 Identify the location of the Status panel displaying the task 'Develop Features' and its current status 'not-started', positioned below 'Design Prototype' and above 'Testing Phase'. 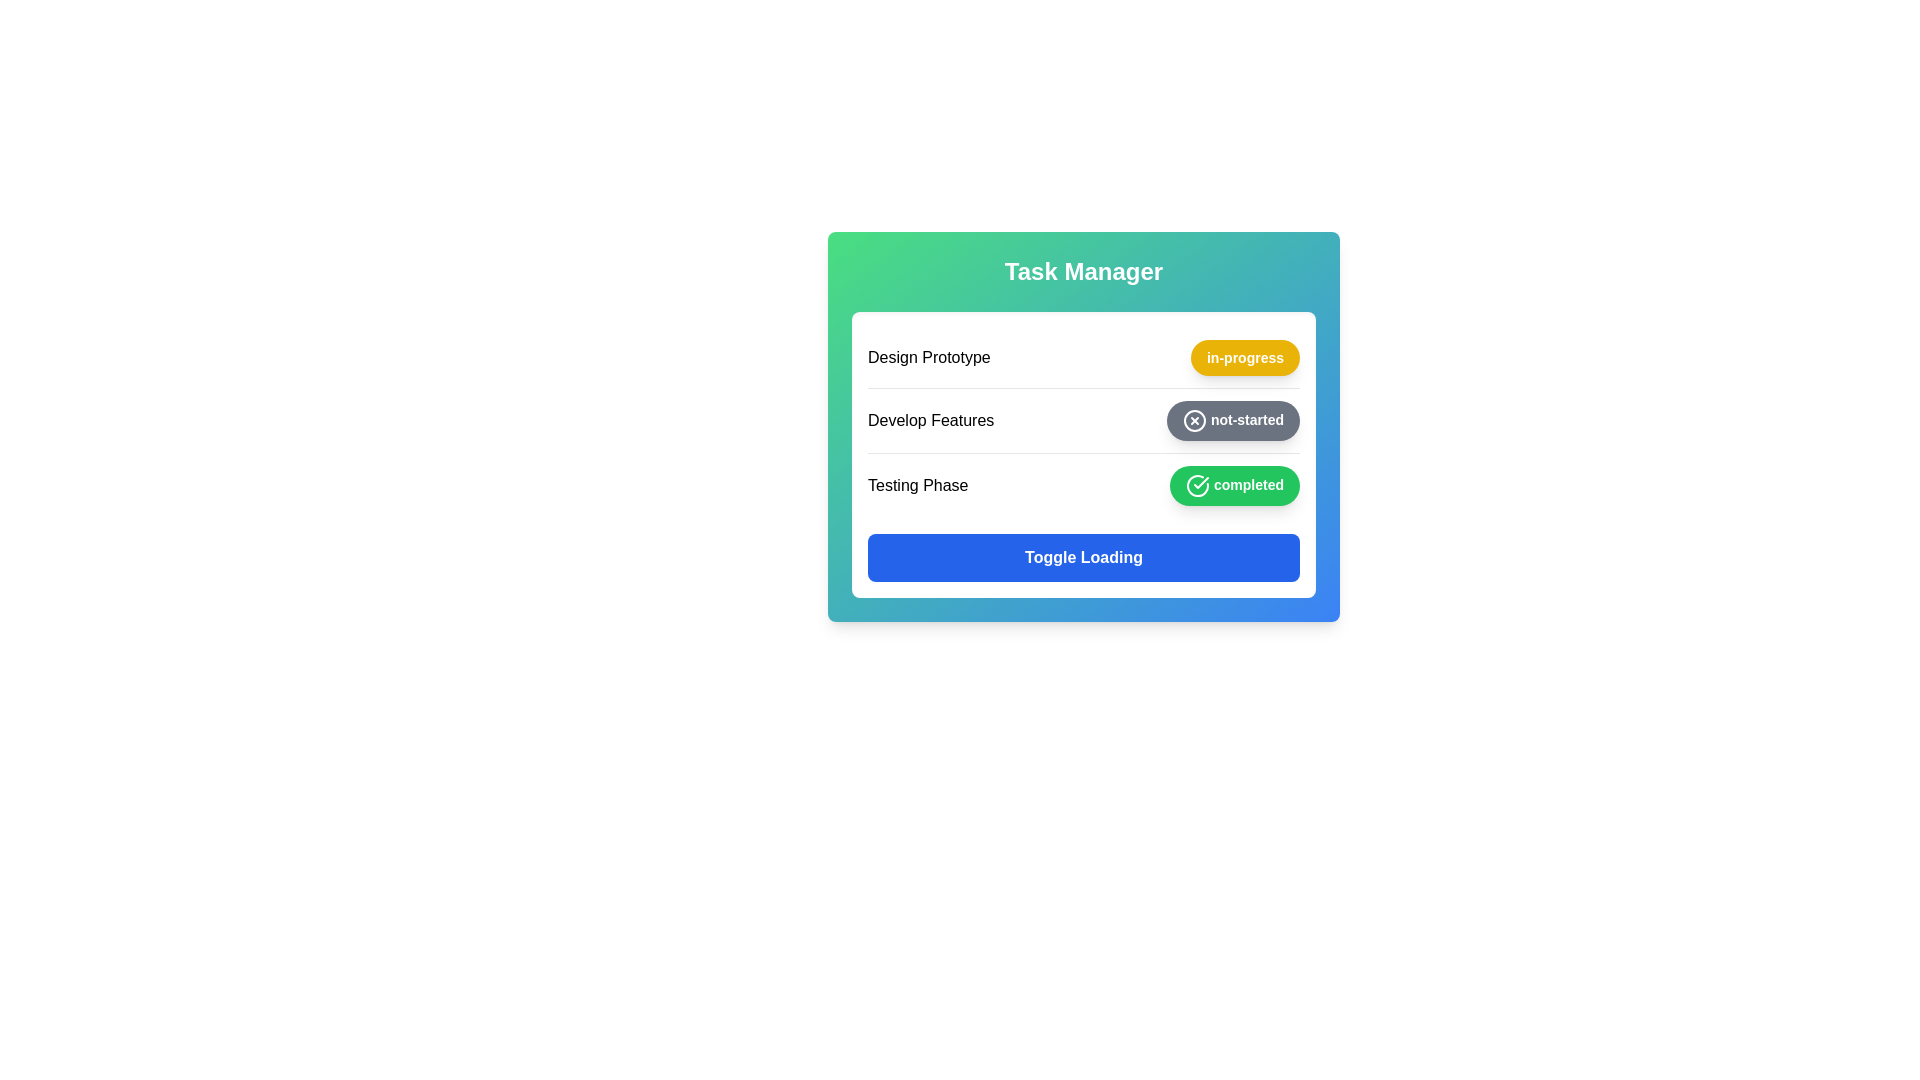
(1083, 419).